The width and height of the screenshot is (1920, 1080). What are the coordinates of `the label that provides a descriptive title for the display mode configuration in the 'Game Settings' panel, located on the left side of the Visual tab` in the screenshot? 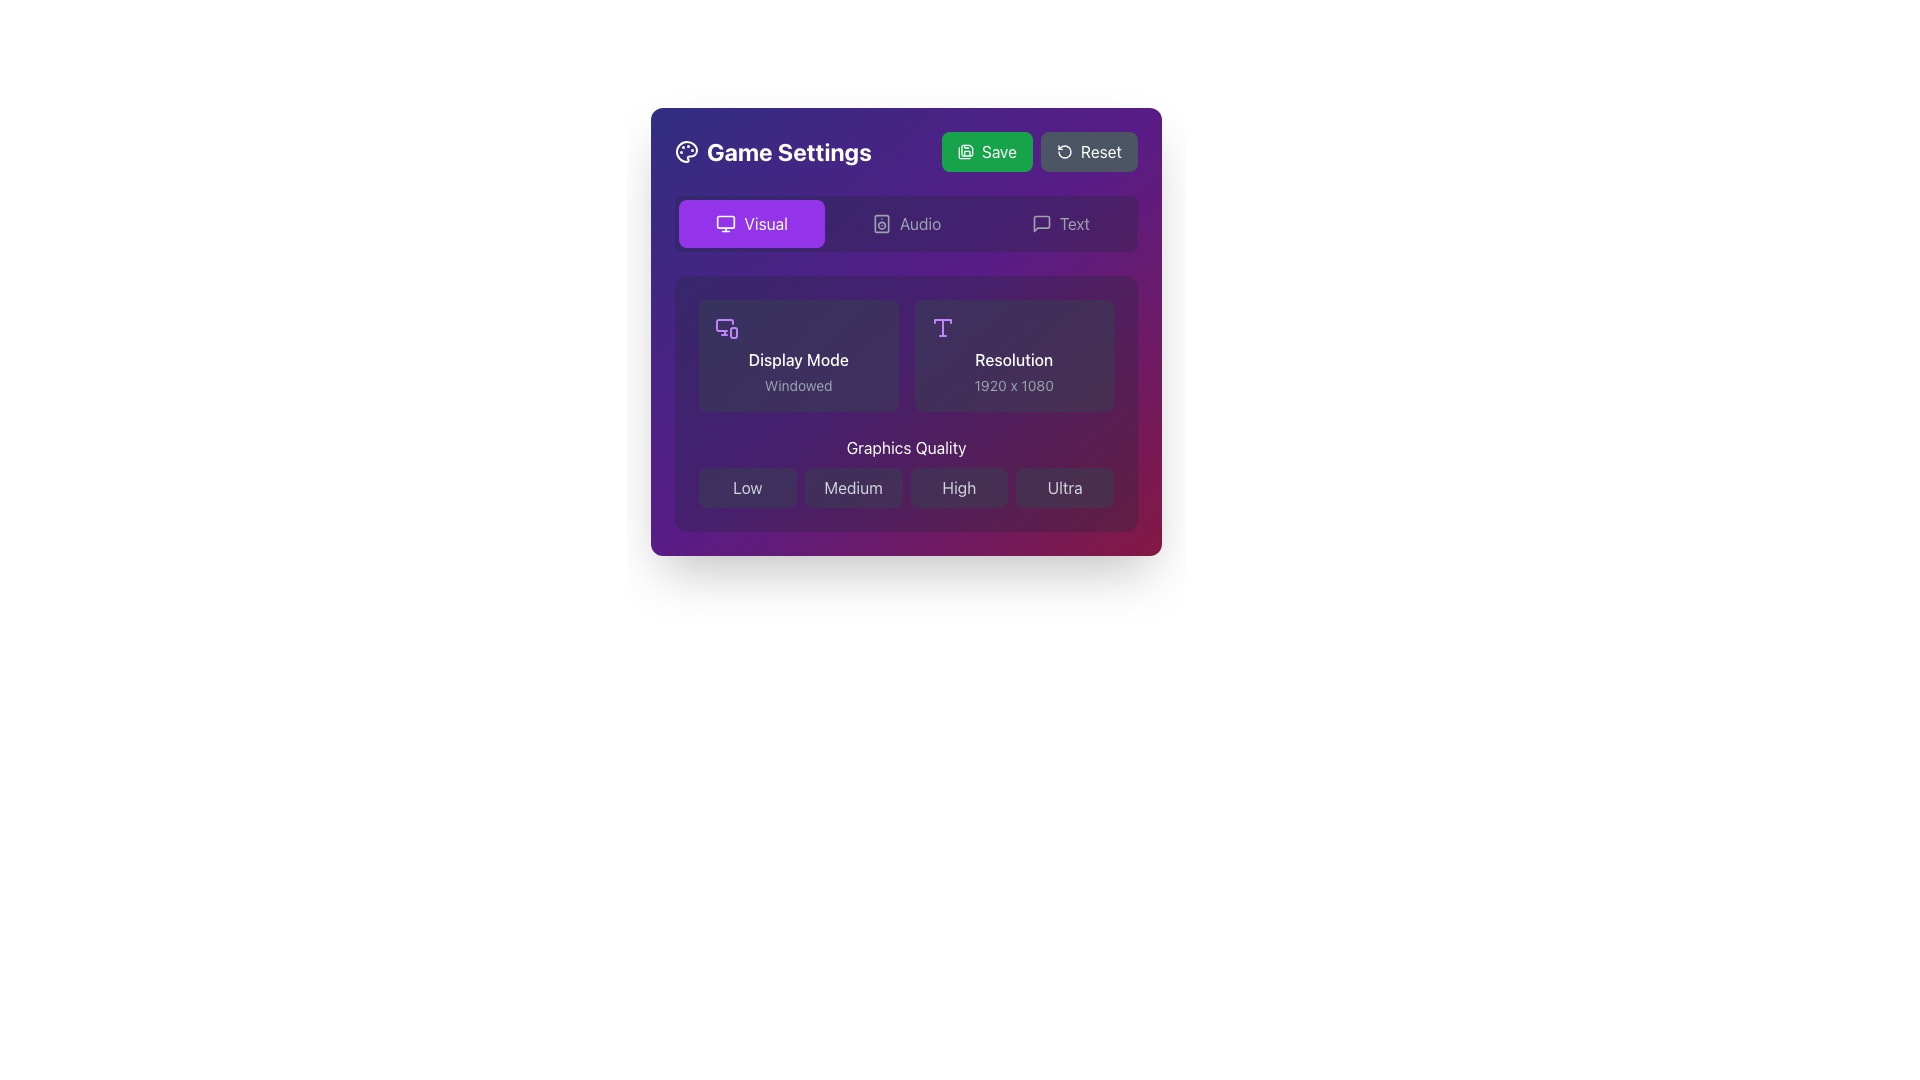 It's located at (797, 358).